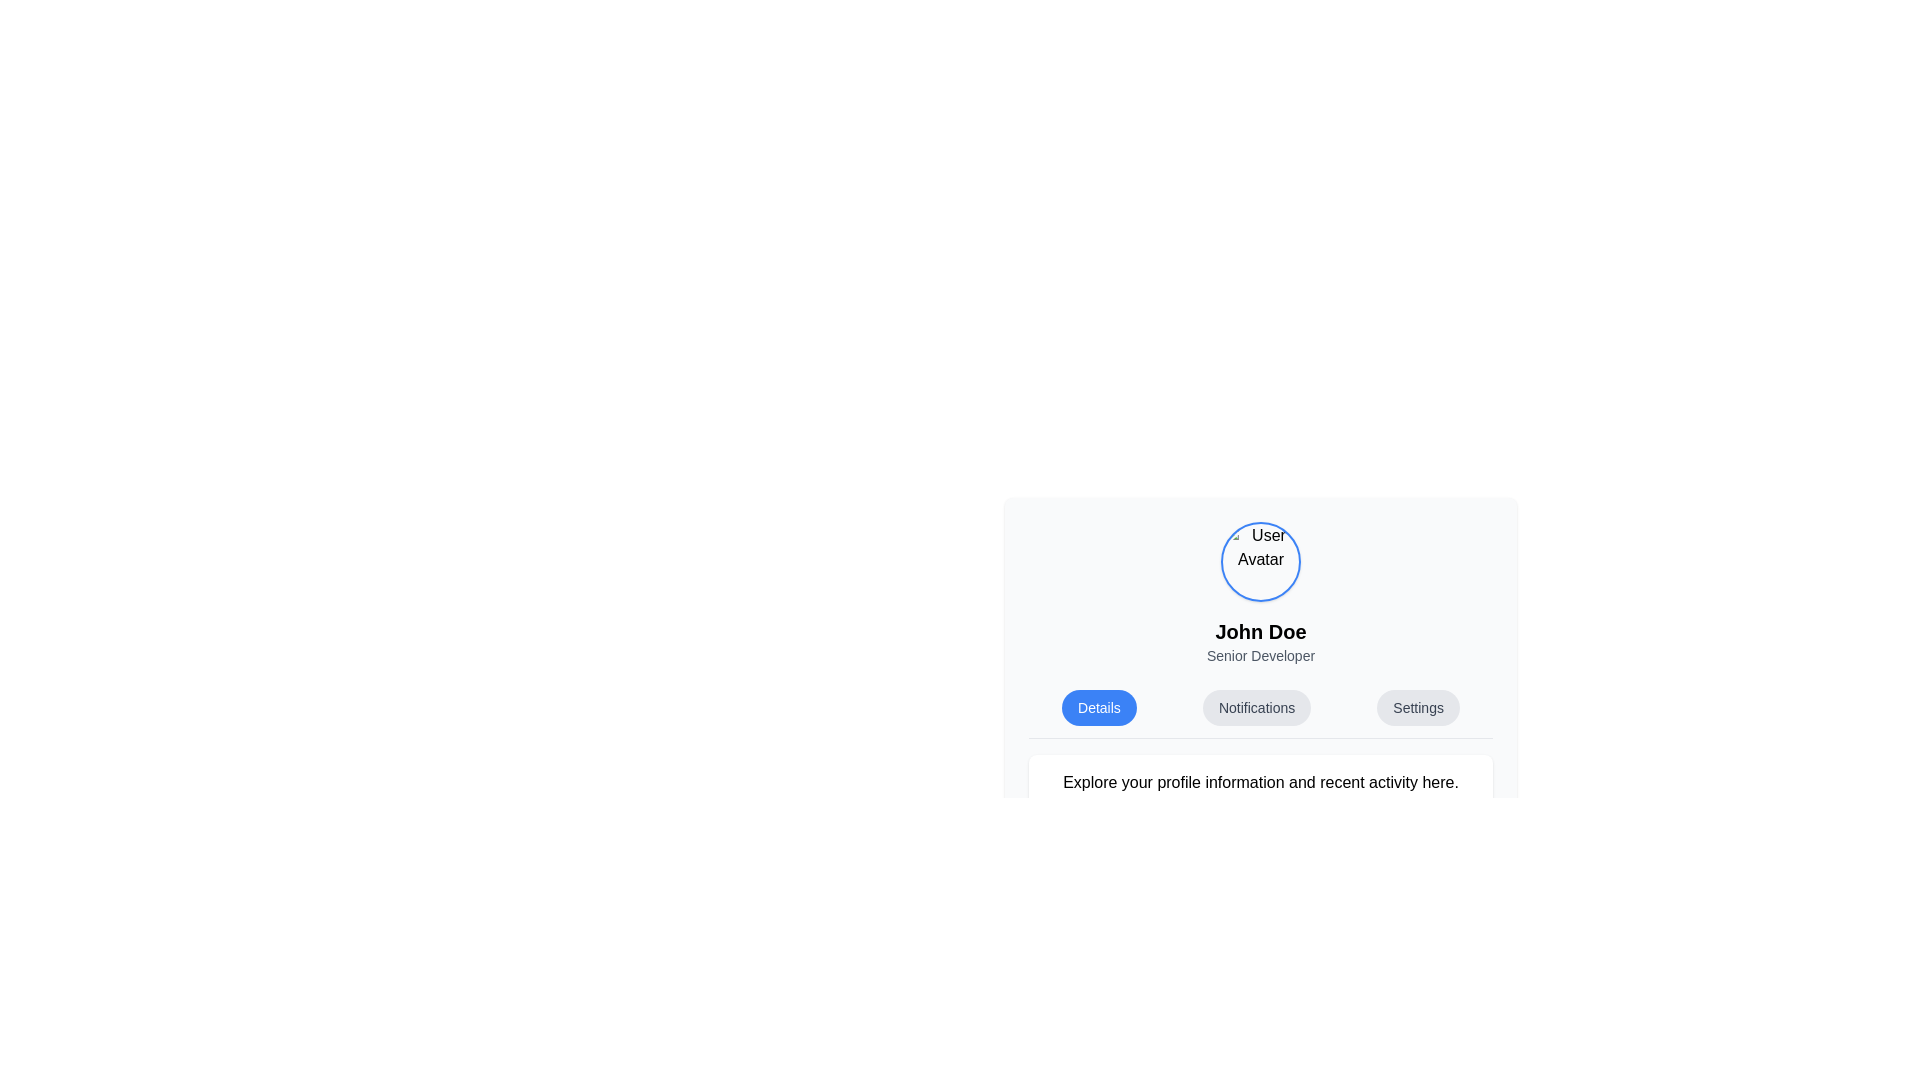  What do you see at coordinates (1256, 707) in the screenshot?
I see `the notifications button, which is the second button in a horizontal row of three buttons, positioned between the 'Details' and 'Settings' buttons` at bounding box center [1256, 707].